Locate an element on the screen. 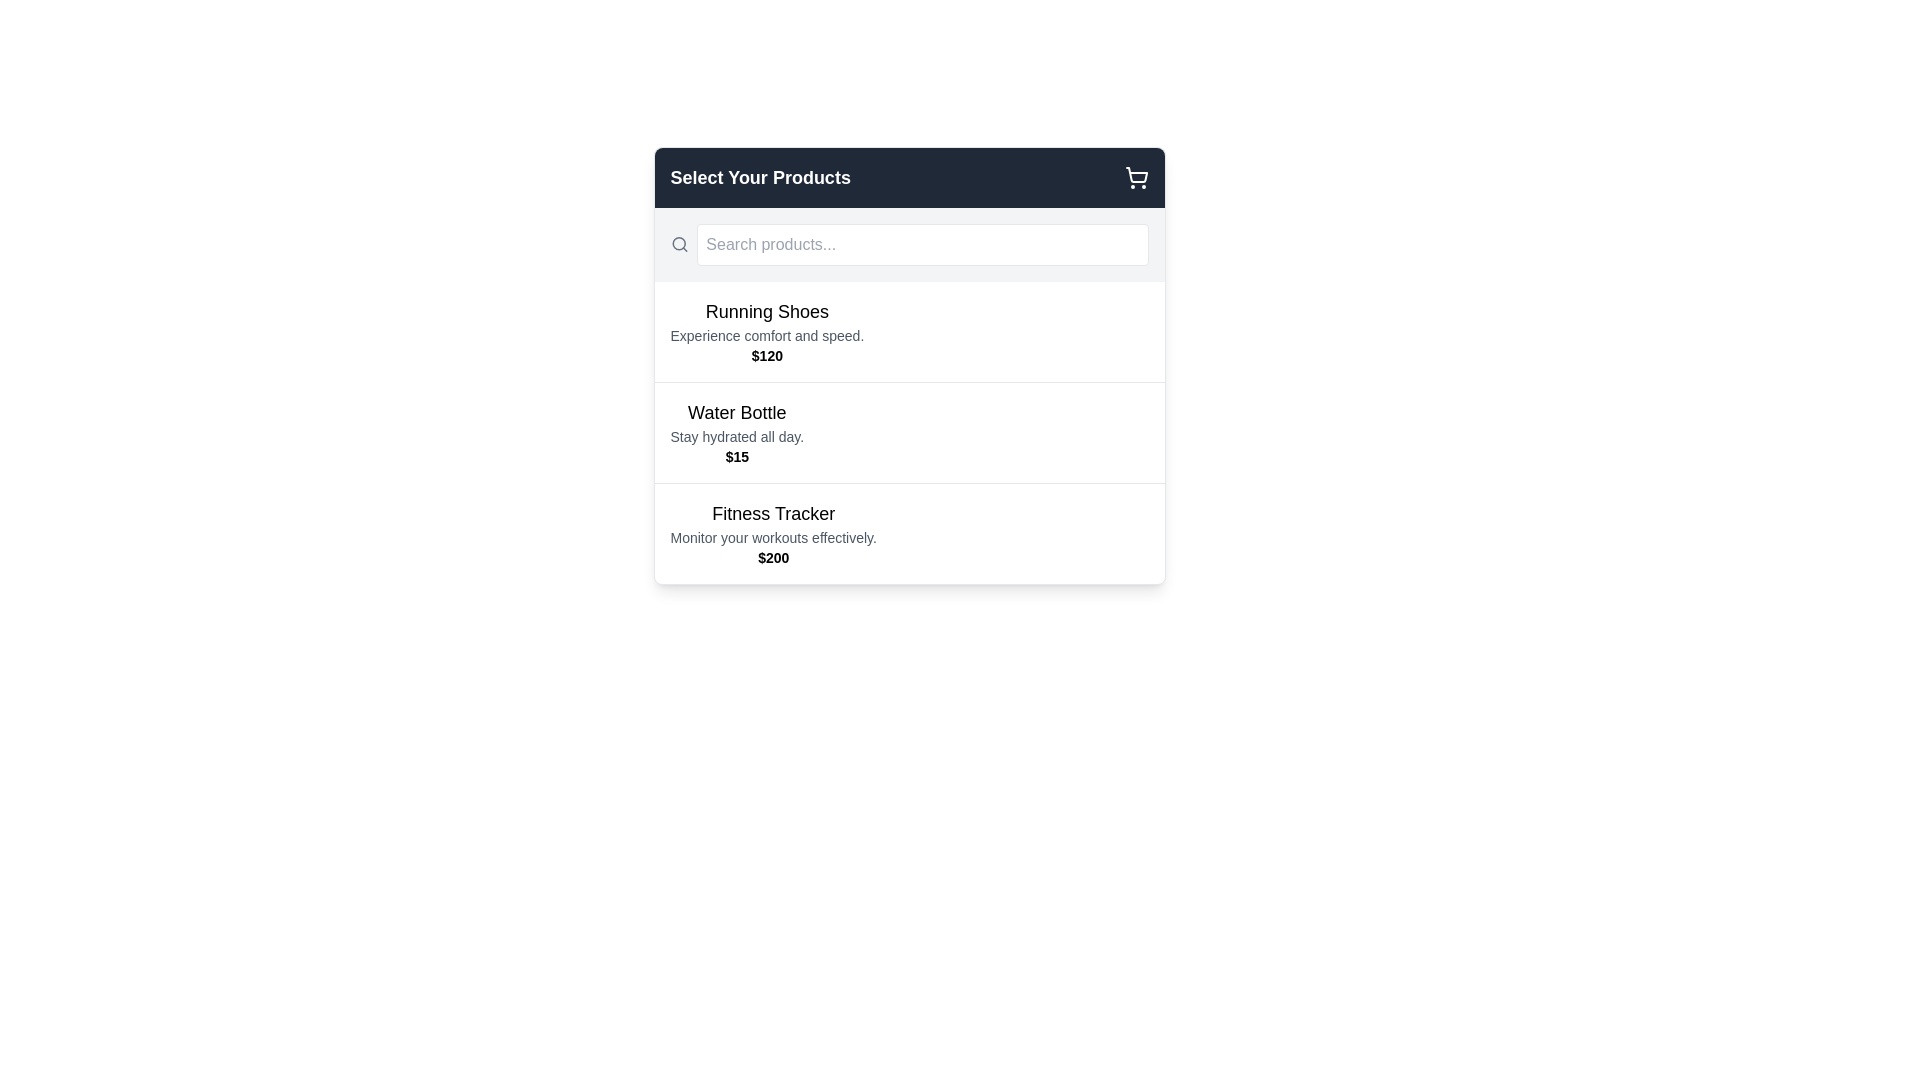 This screenshot has width=1920, height=1080. the price text label of the product 'Running Shoes' that is centrally aligned below the descriptive text 'Experience comfort and speed.' is located at coordinates (766, 354).